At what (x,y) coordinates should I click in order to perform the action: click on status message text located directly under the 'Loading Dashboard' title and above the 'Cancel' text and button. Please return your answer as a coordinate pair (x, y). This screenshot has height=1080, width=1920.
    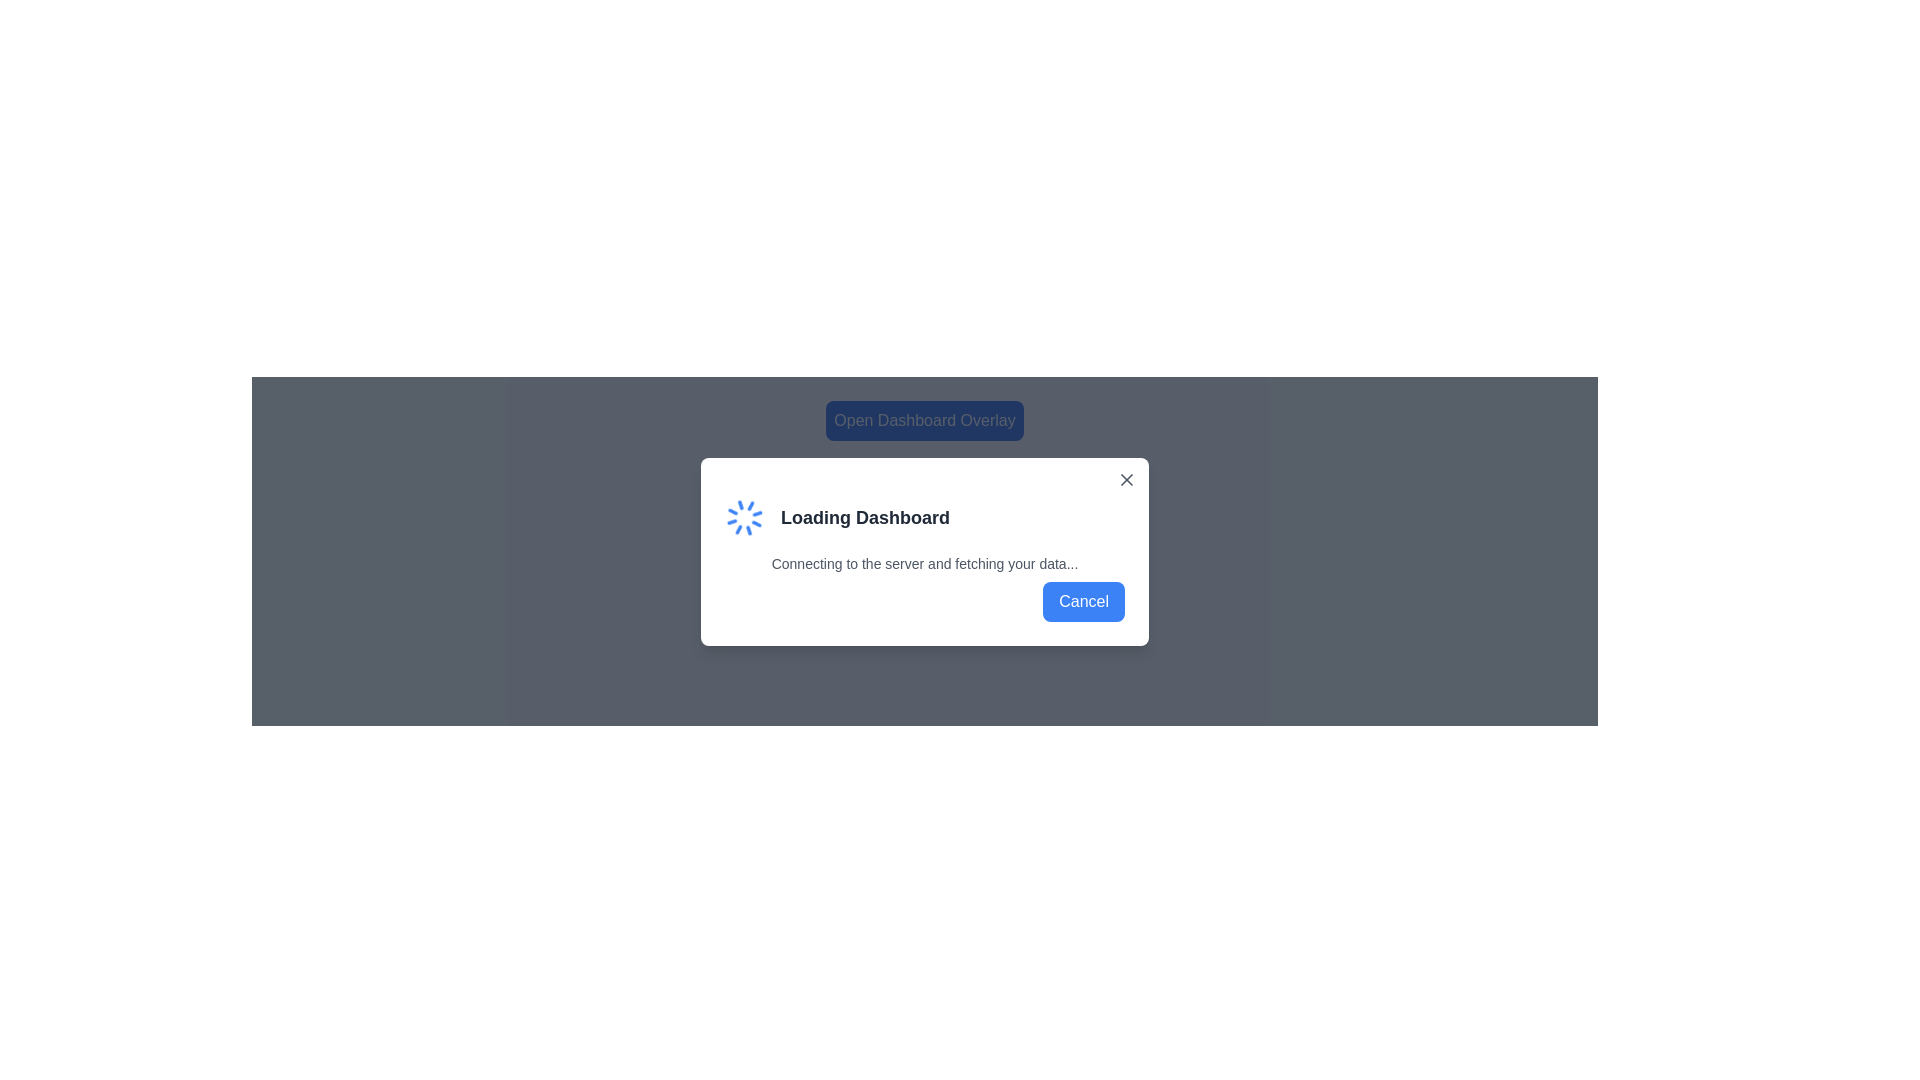
    Looking at the image, I should click on (924, 563).